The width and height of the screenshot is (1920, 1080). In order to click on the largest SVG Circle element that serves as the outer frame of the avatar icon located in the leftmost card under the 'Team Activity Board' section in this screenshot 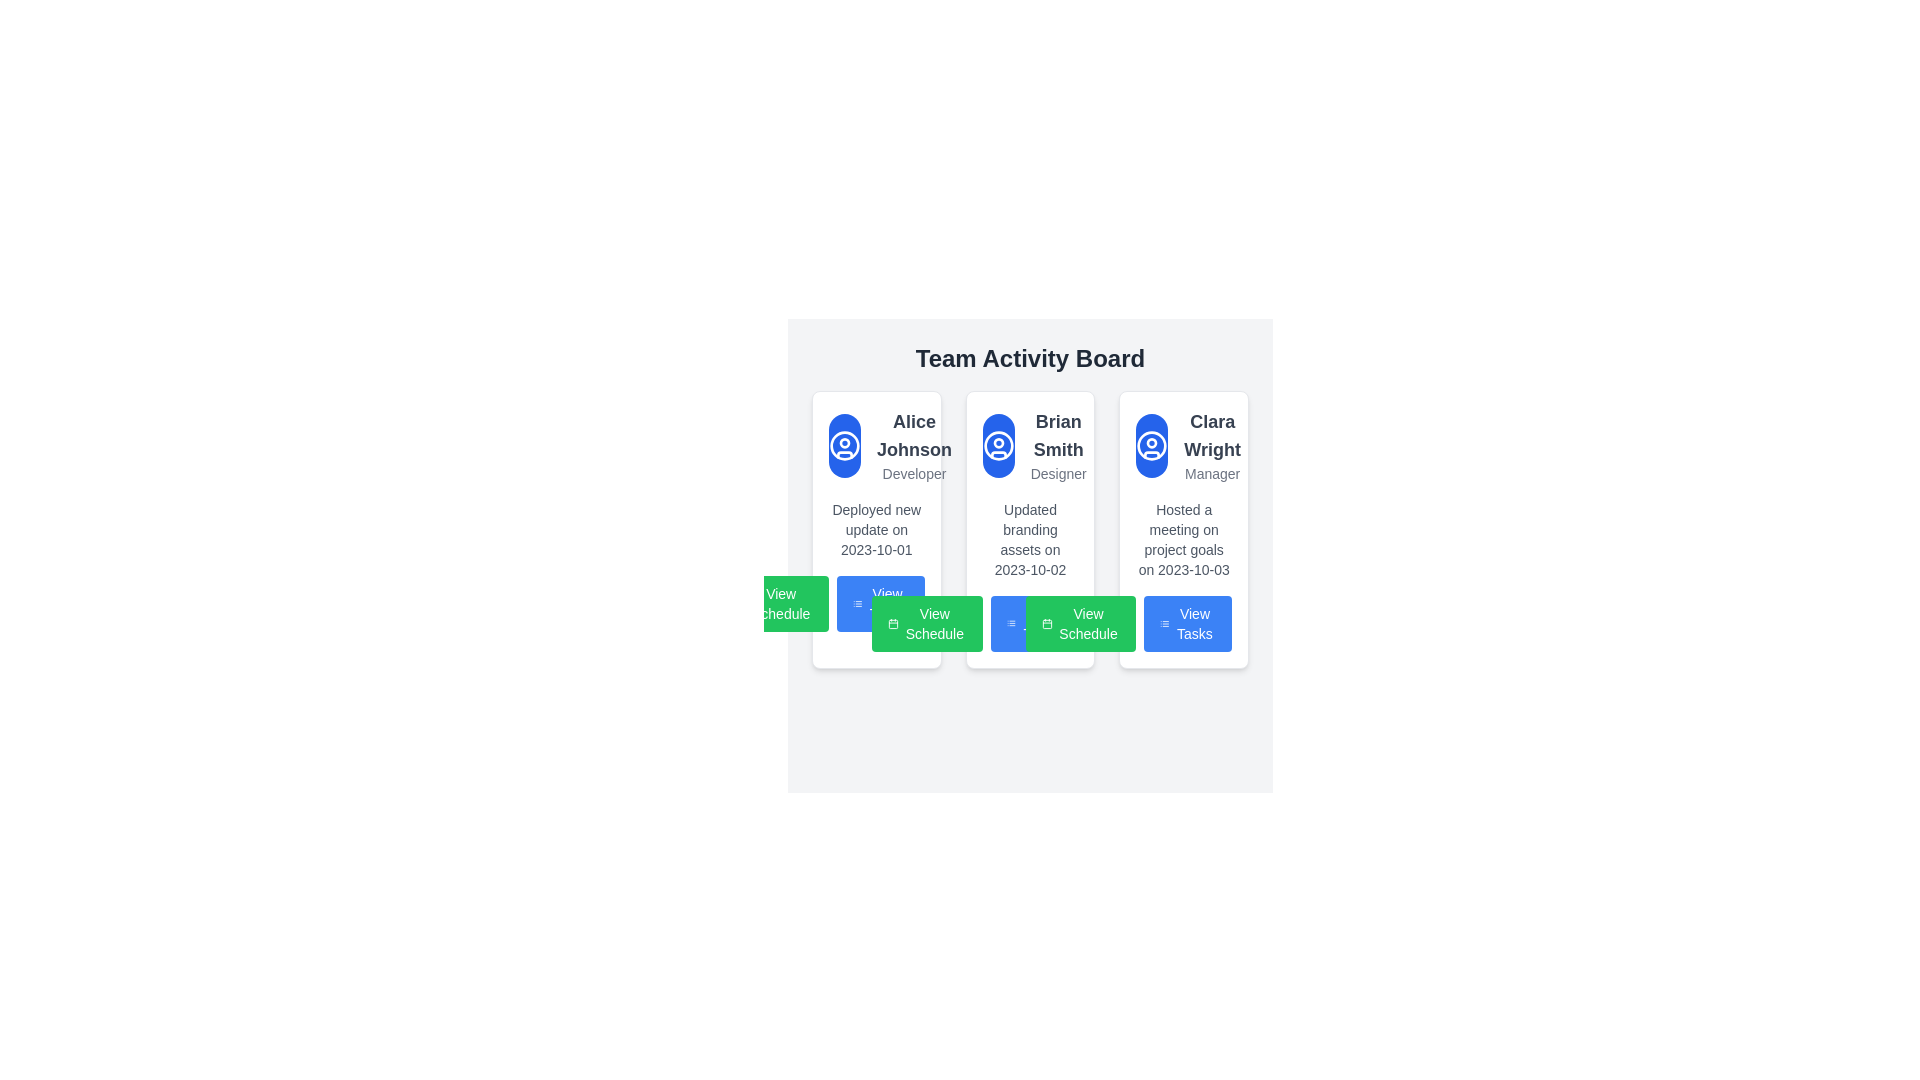, I will do `click(844, 445)`.